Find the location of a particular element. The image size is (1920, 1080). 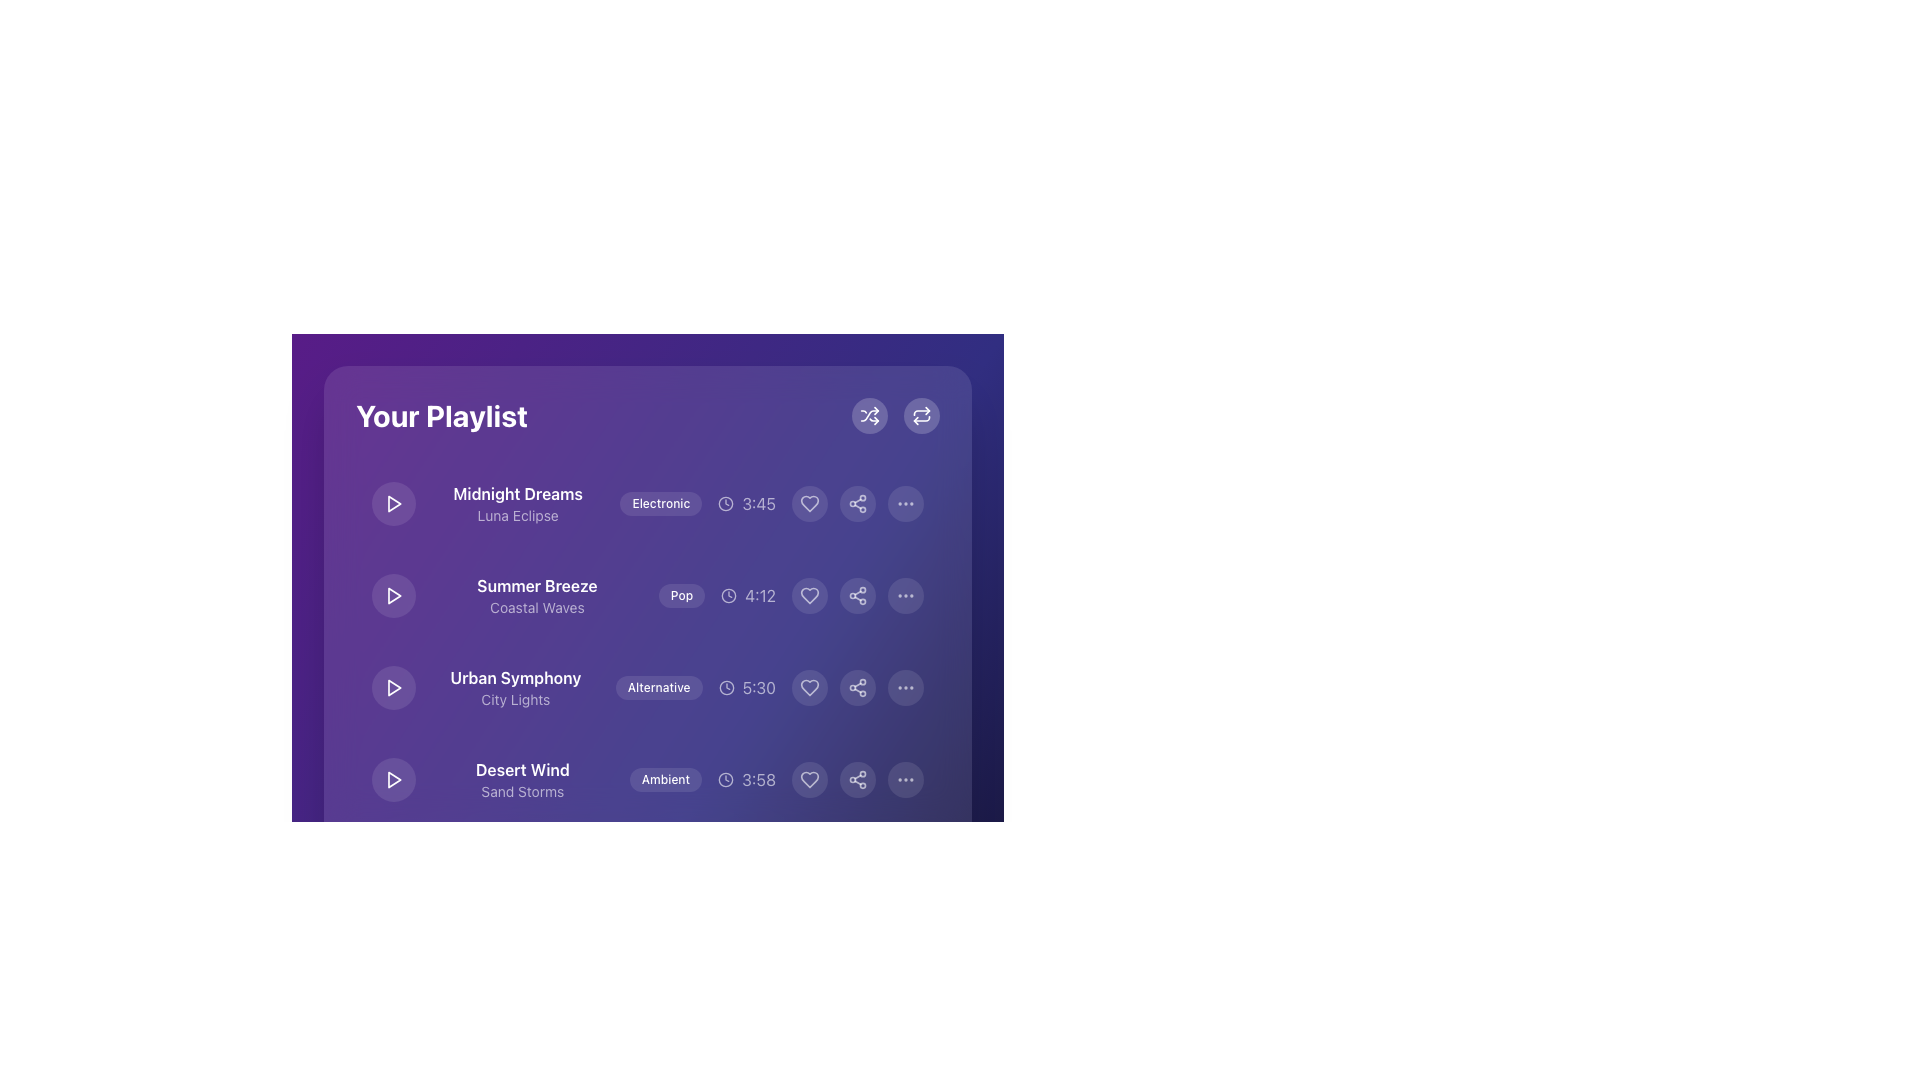

the share icon embedded within the button for the 'Midnight Dreams' music track is located at coordinates (858, 503).